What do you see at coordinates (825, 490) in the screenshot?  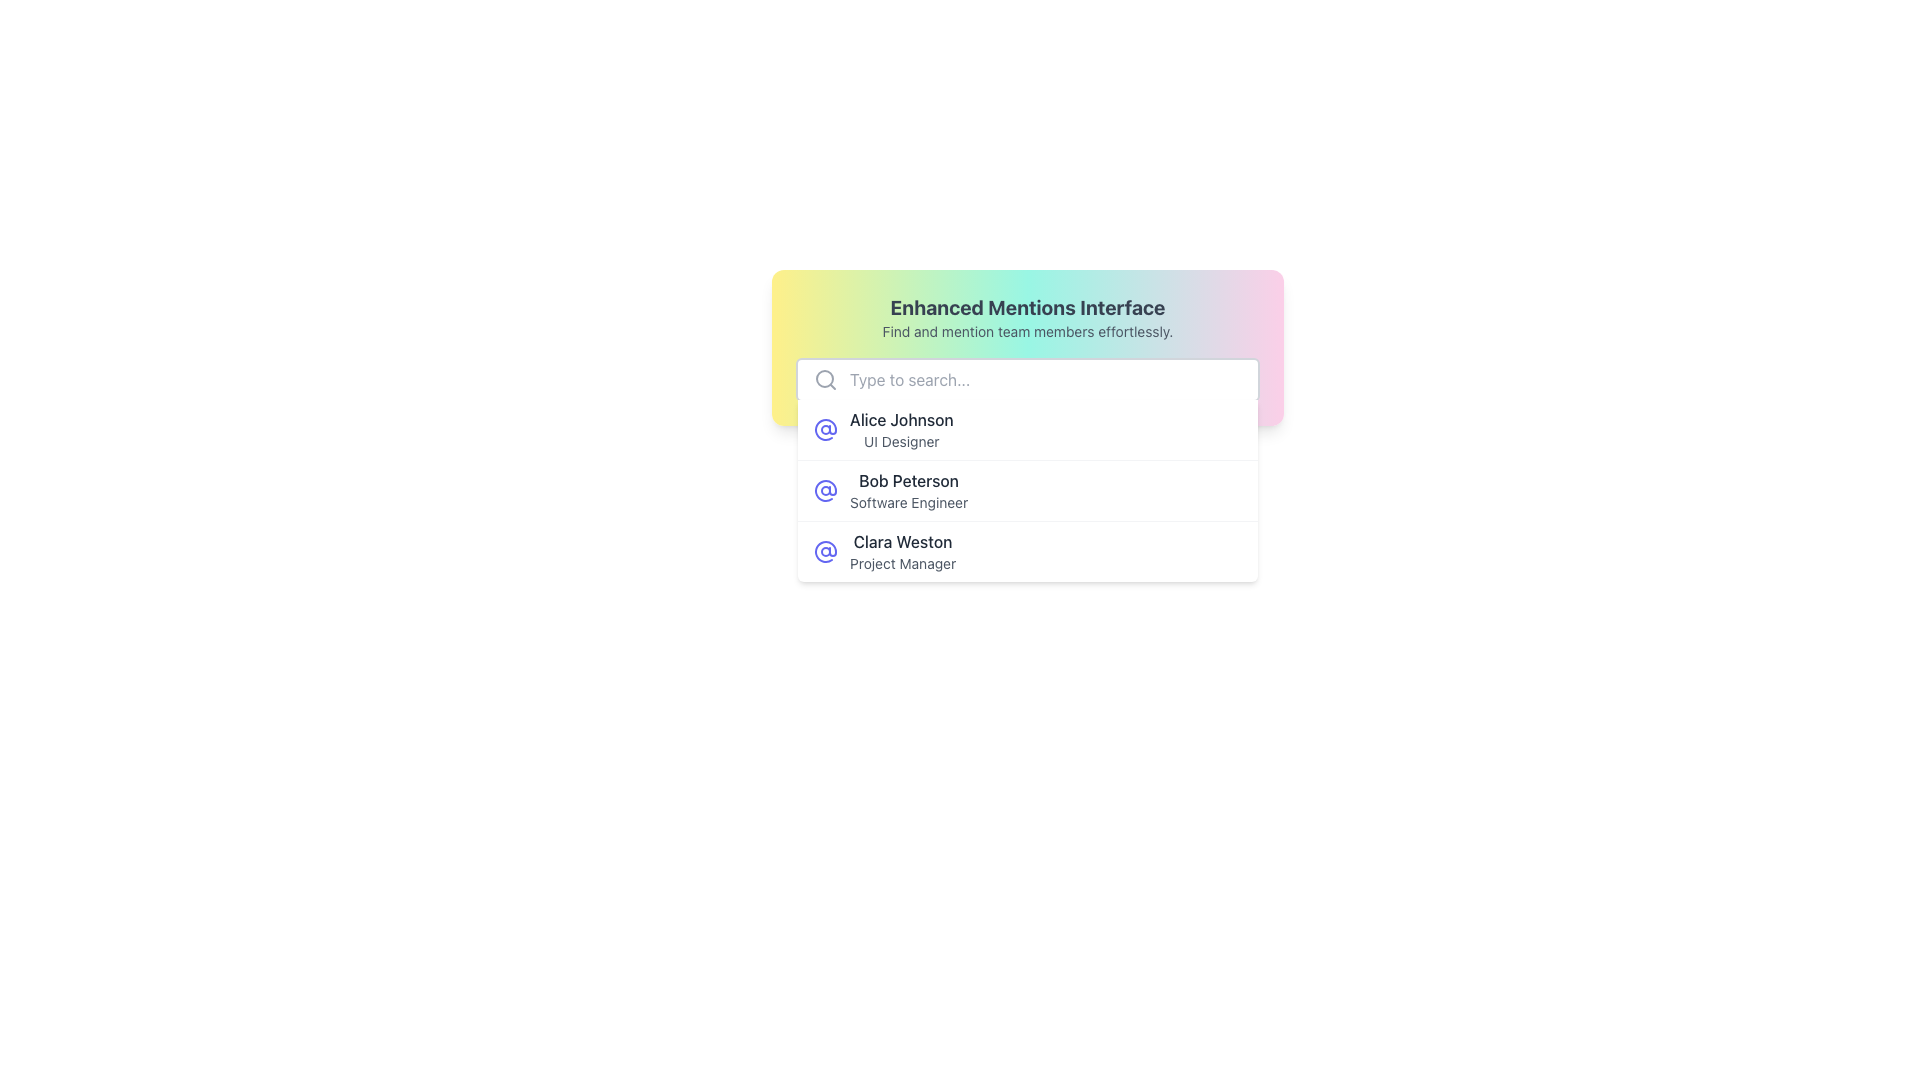 I see `the '@' icon for the user 'Bob Peterson Software Engineer'` at bounding box center [825, 490].